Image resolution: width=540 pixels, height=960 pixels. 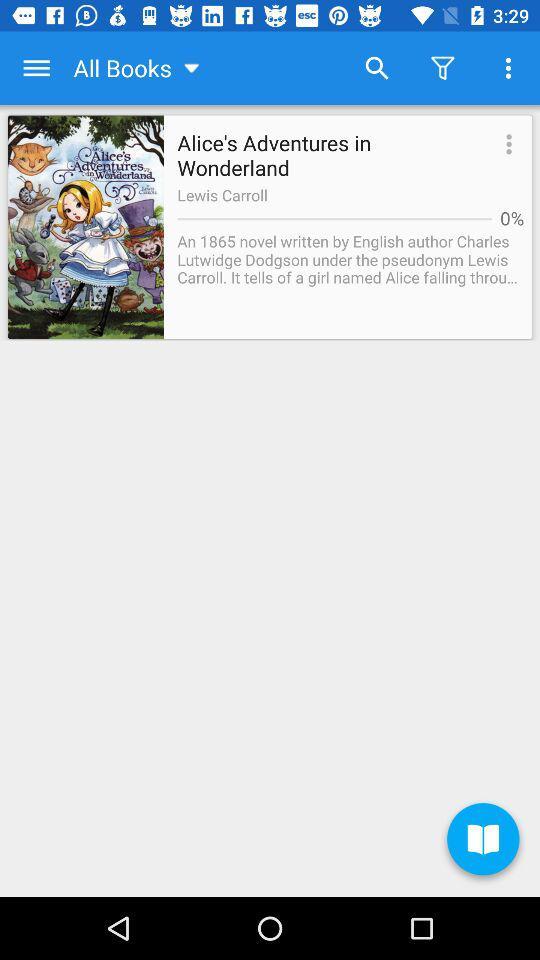 What do you see at coordinates (482, 841) in the screenshot?
I see `the book icon` at bounding box center [482, 841].